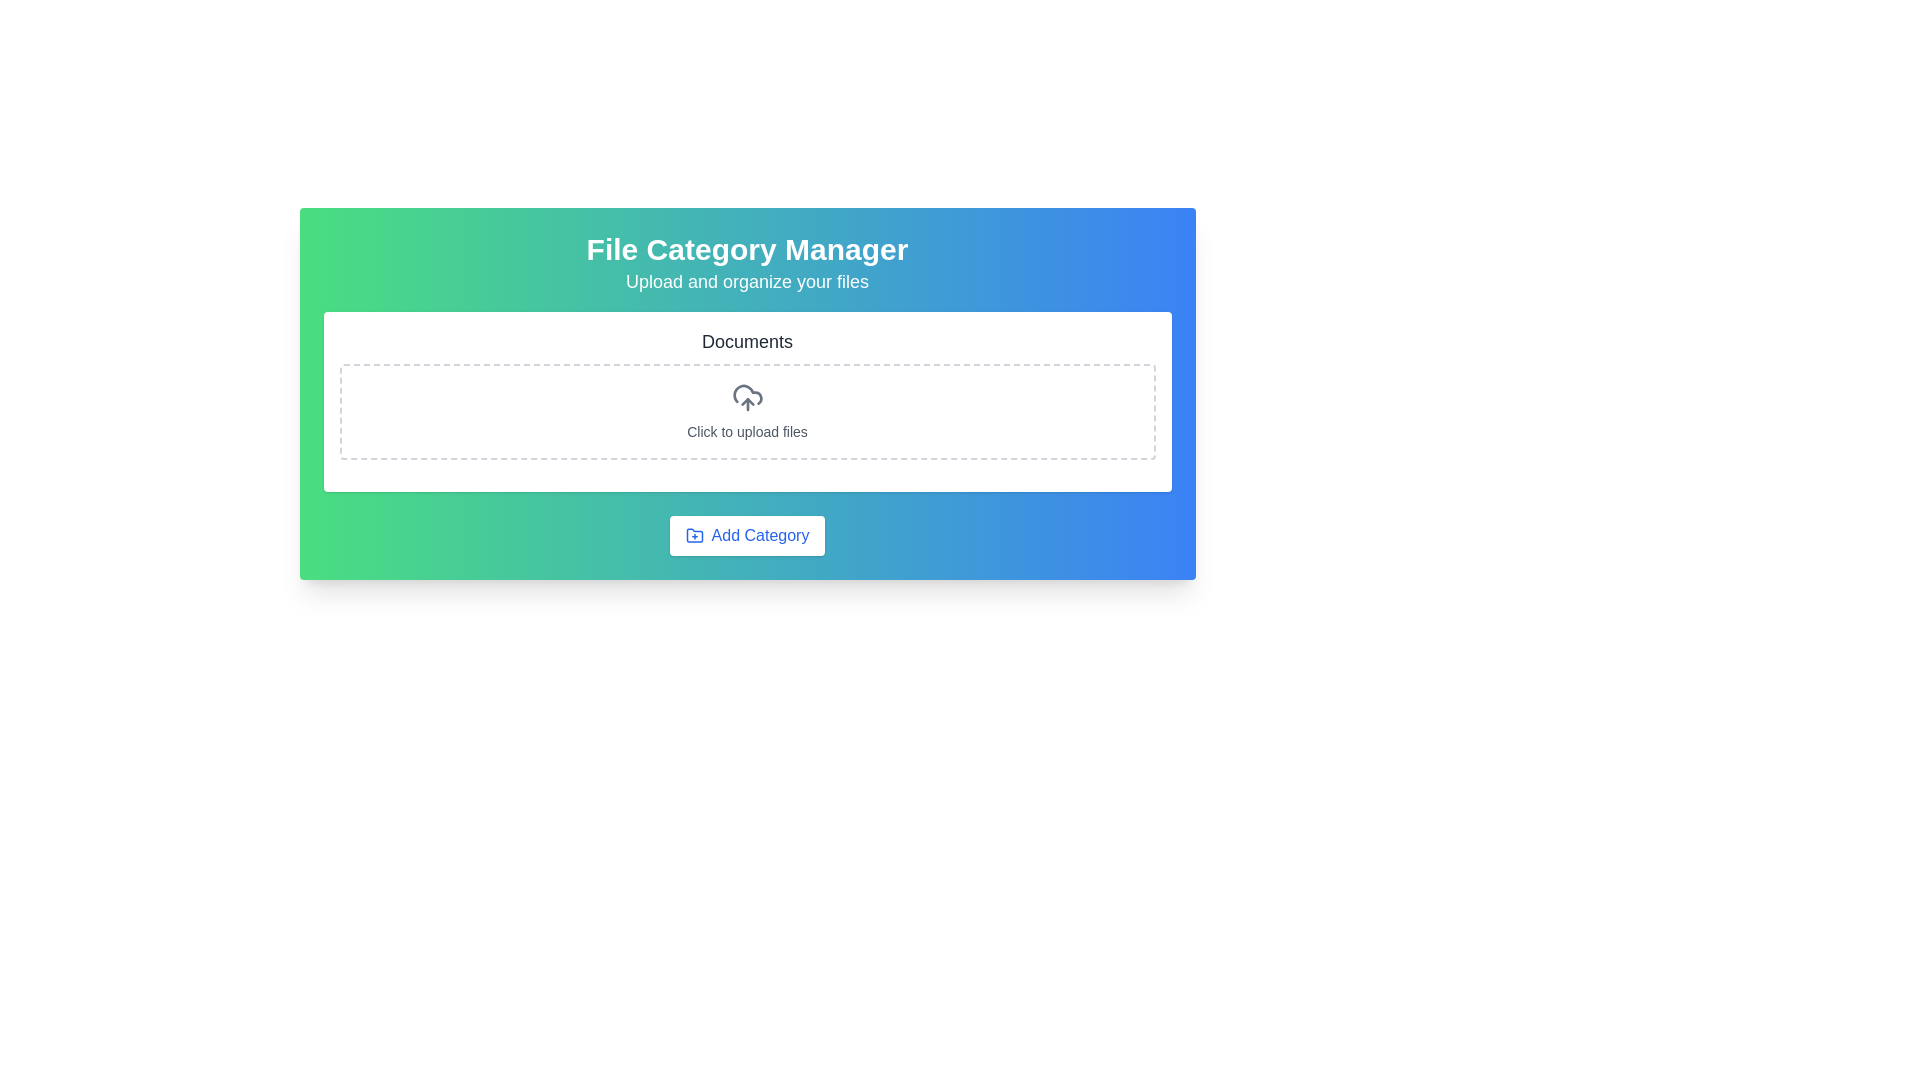 This screenshot has height=1080, width=1920. Describe the element at coordinates (746, 281) in the screenshot. I see `the descriptive text that provides instructions related to managing and organizing files, located below the heading 'File Category Manager'` at that location.